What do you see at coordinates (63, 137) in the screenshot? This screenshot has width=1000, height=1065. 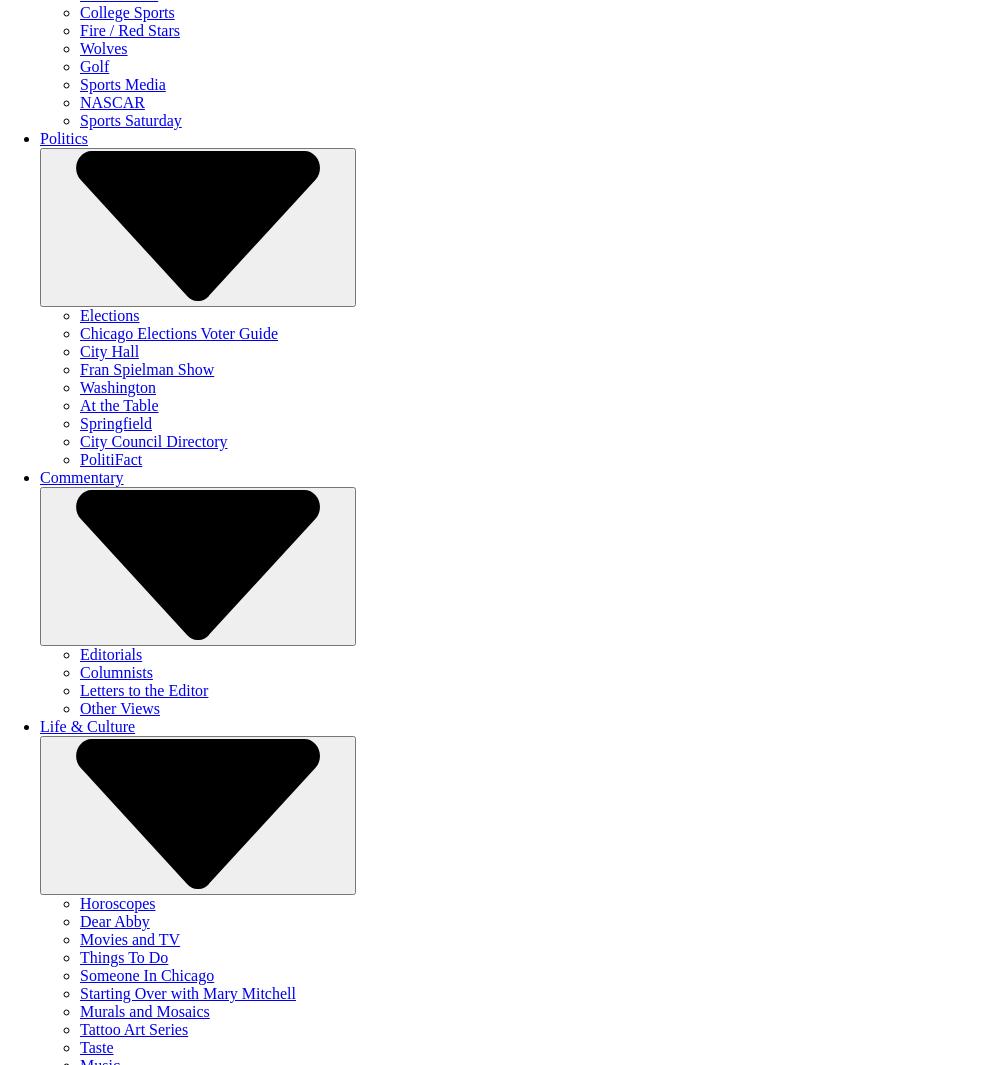 I see `'Politics'` at bounding box center [63, 137].